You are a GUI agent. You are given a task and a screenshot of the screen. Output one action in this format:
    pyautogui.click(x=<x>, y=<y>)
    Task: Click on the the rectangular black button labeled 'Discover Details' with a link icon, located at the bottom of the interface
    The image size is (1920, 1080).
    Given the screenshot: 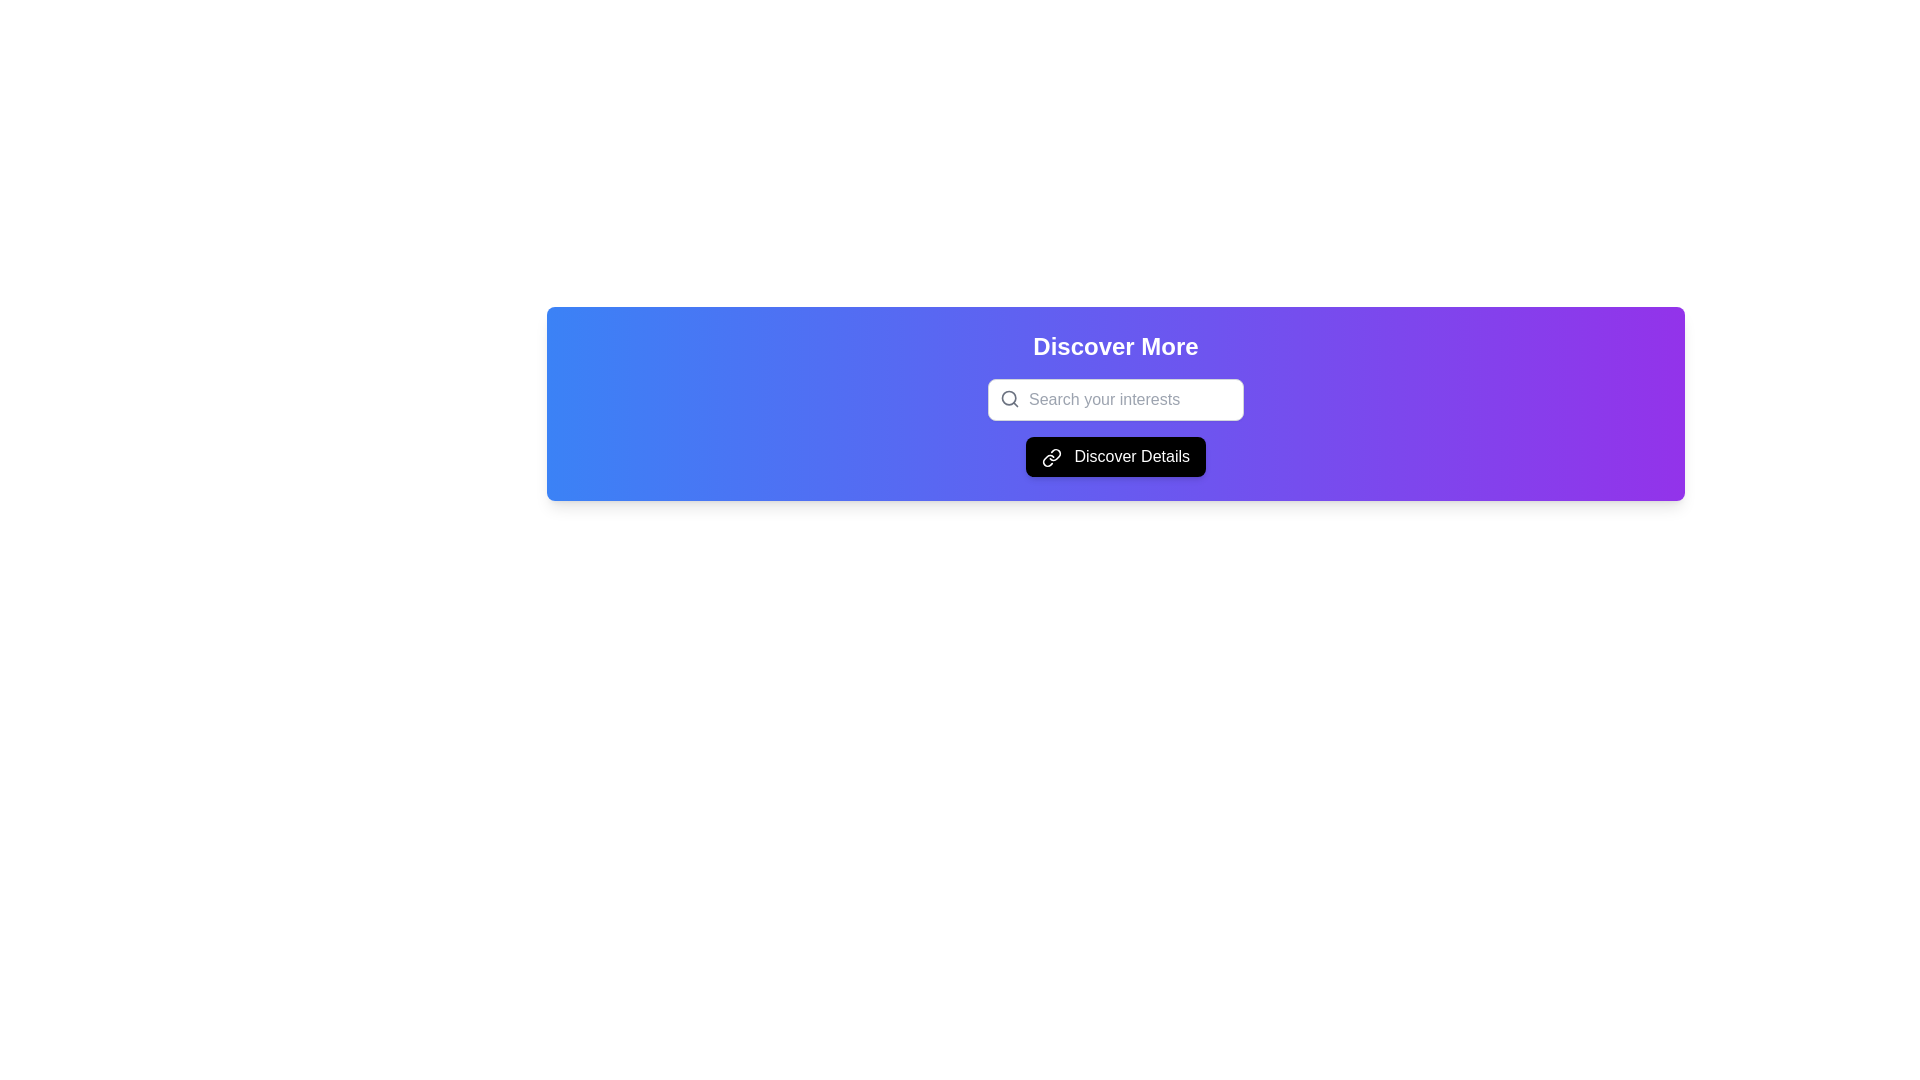 What is the action you would take?
    pyautogui.click(x=1115, y=456)
    